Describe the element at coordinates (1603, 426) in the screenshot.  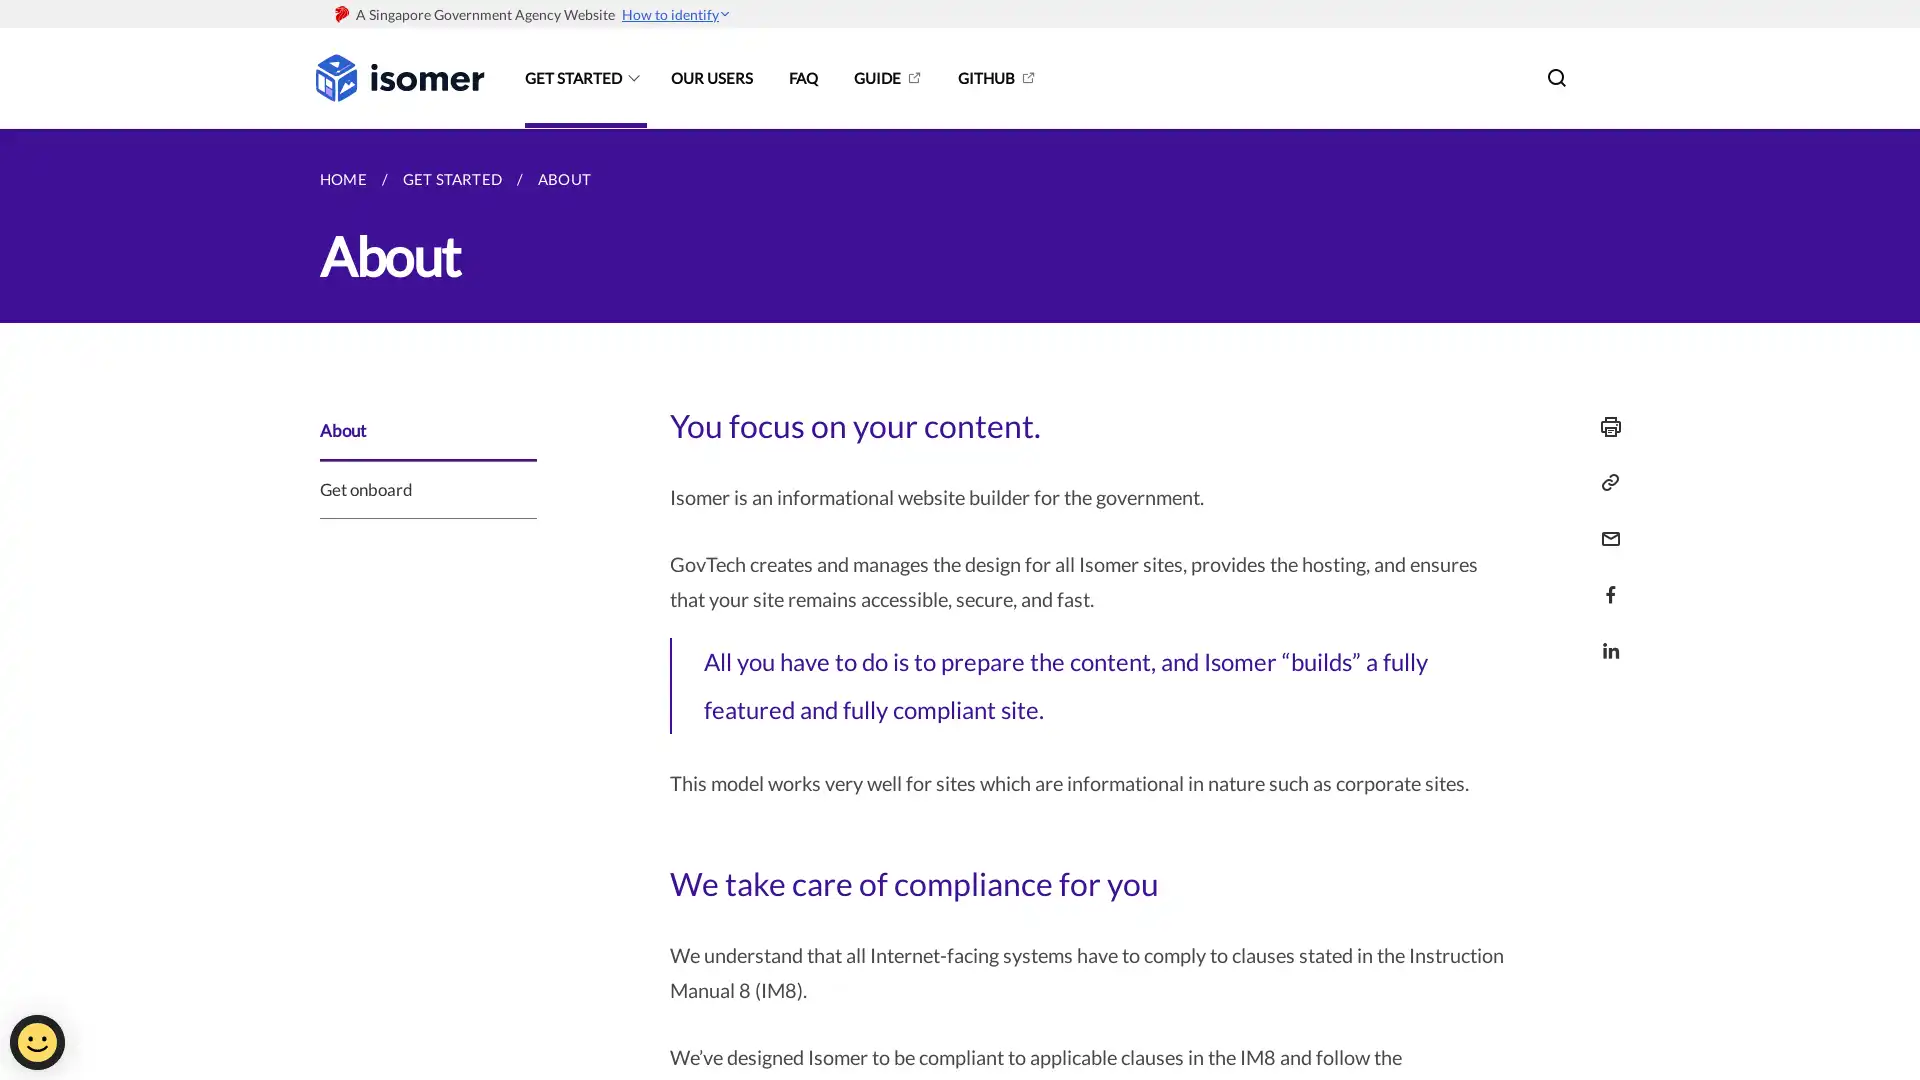
I see `Print` at that location.